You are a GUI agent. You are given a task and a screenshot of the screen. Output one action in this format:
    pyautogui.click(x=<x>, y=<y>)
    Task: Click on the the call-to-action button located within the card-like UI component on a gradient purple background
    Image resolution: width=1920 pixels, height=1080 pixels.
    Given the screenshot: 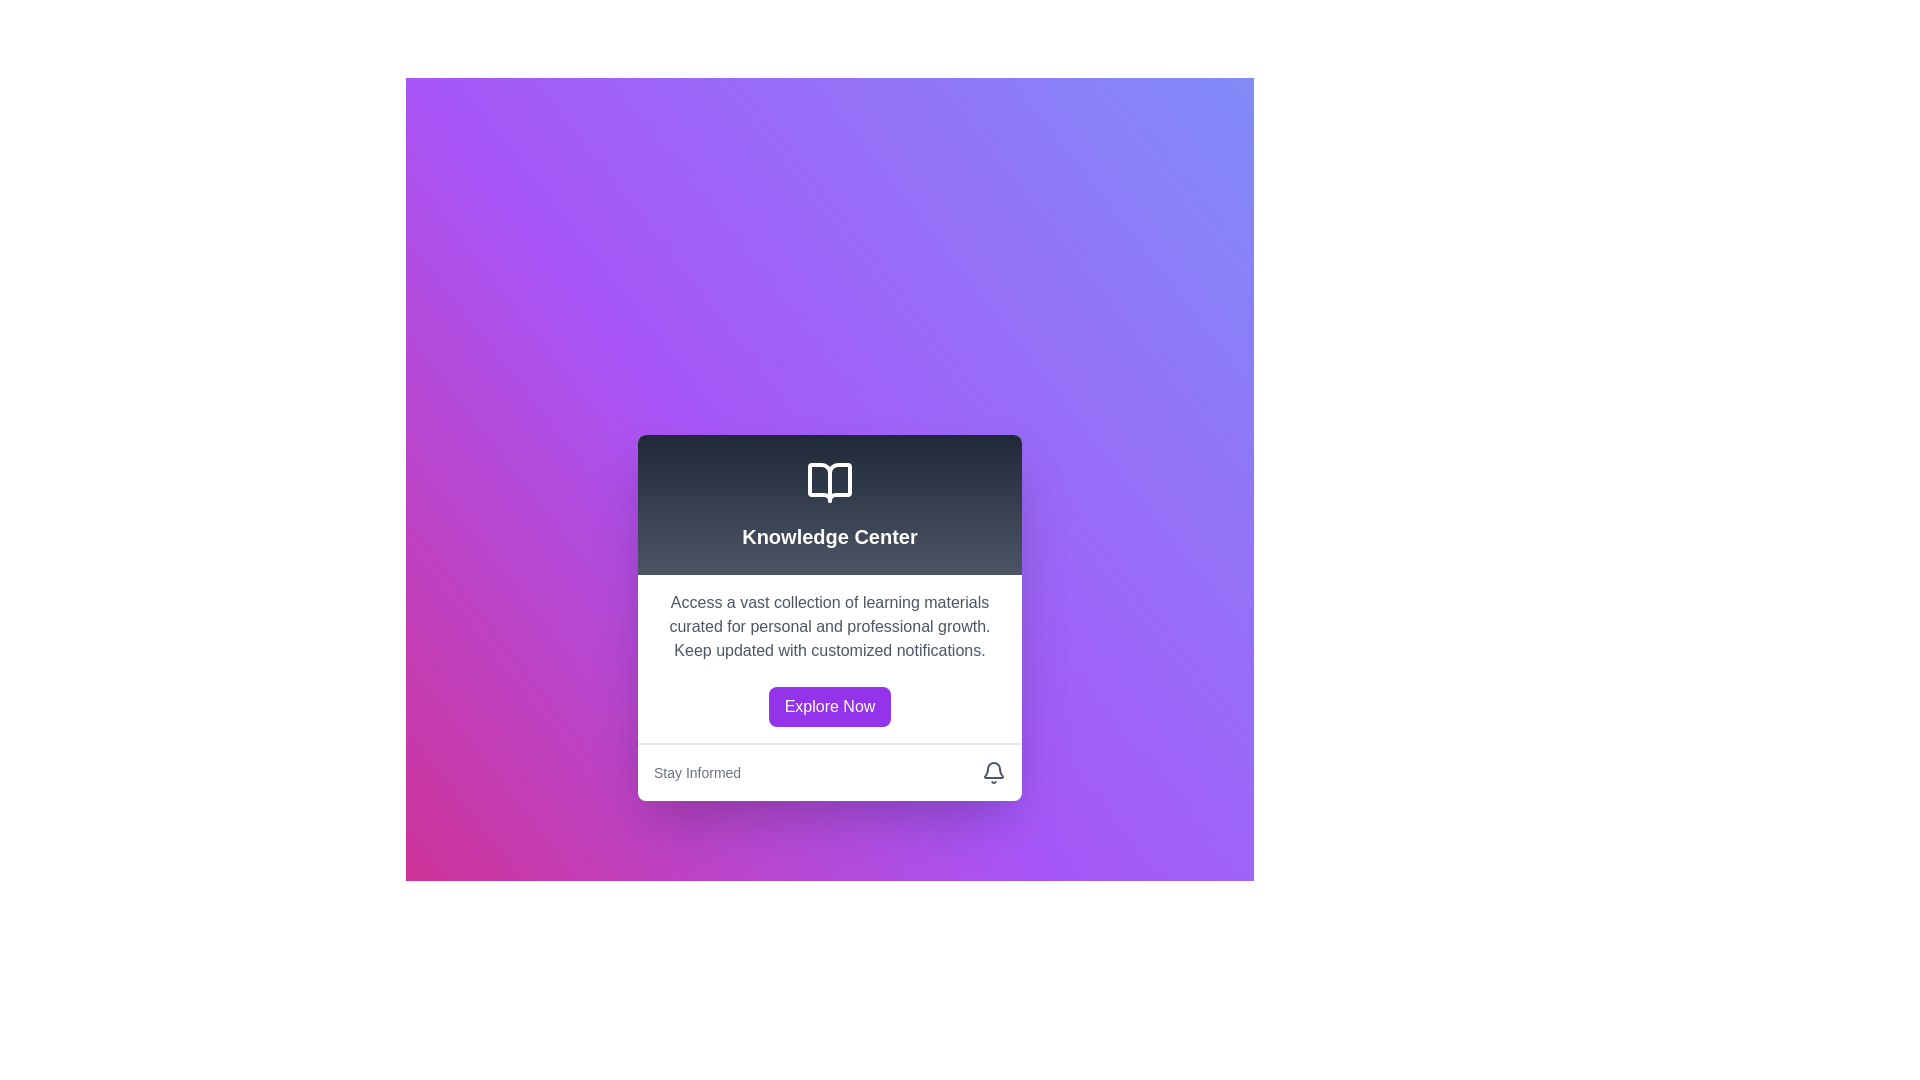 What is the action you would take?
    pyautogui.click(x=830, y=705)
    